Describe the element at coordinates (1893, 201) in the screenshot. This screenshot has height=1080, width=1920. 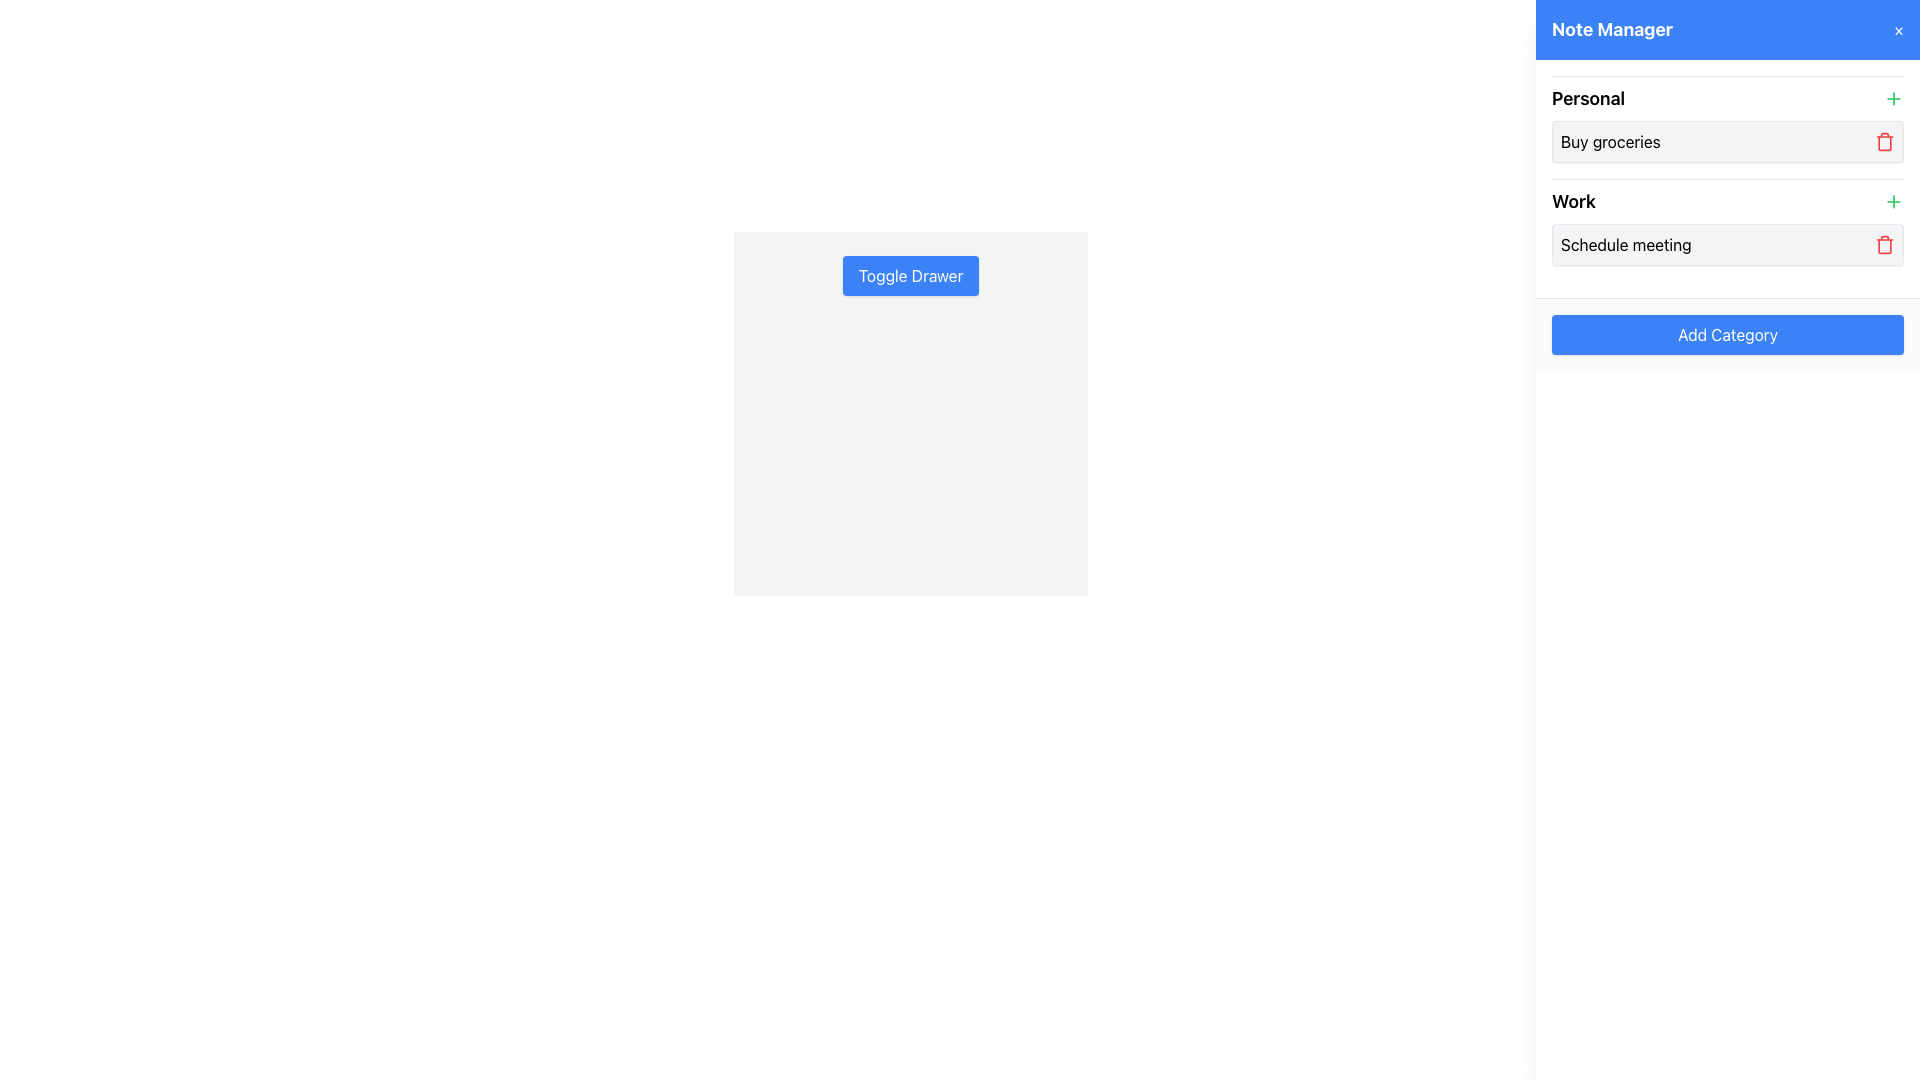
I see `the 'Add New Item' button located at the far right of the 'Work' category to change its color` at that location.